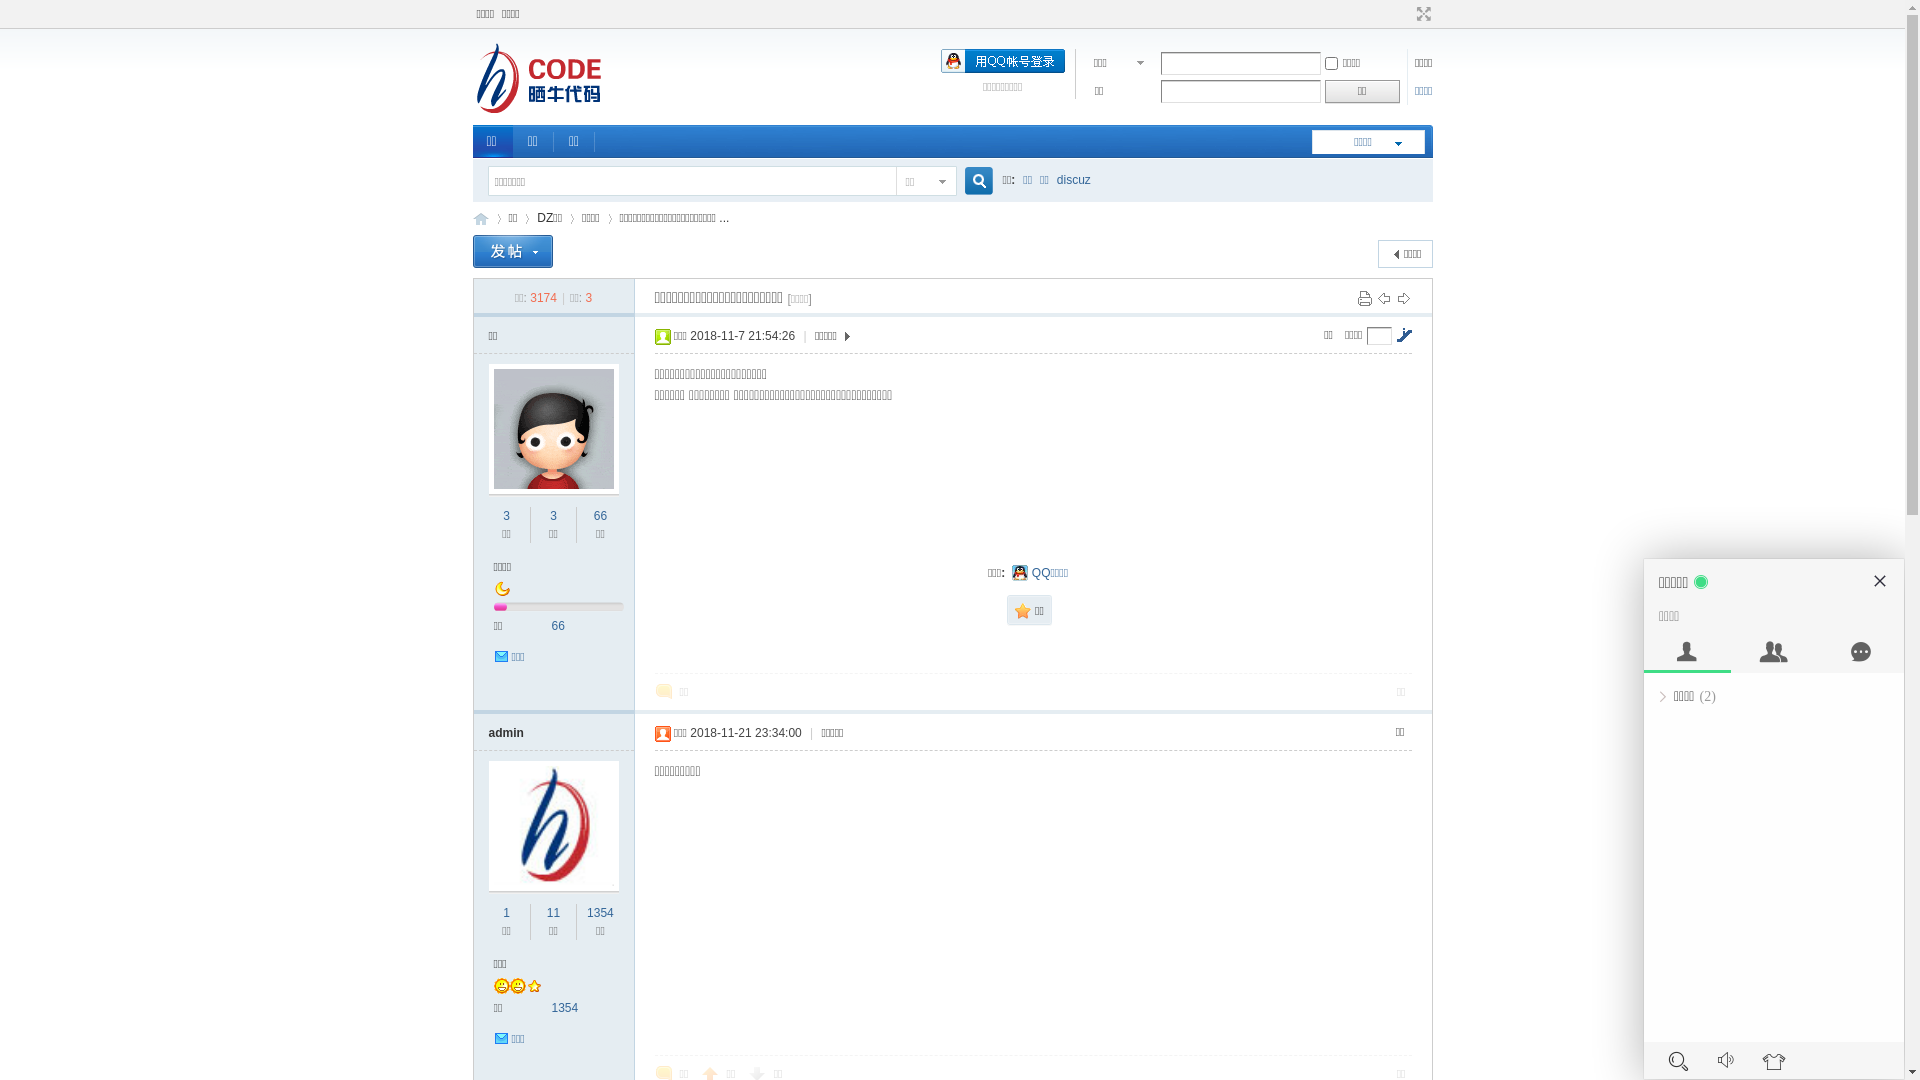  What do you see at coordinates (505, 732) in the screenshot?
I see `'admin'` at bounding box center [505, 732].